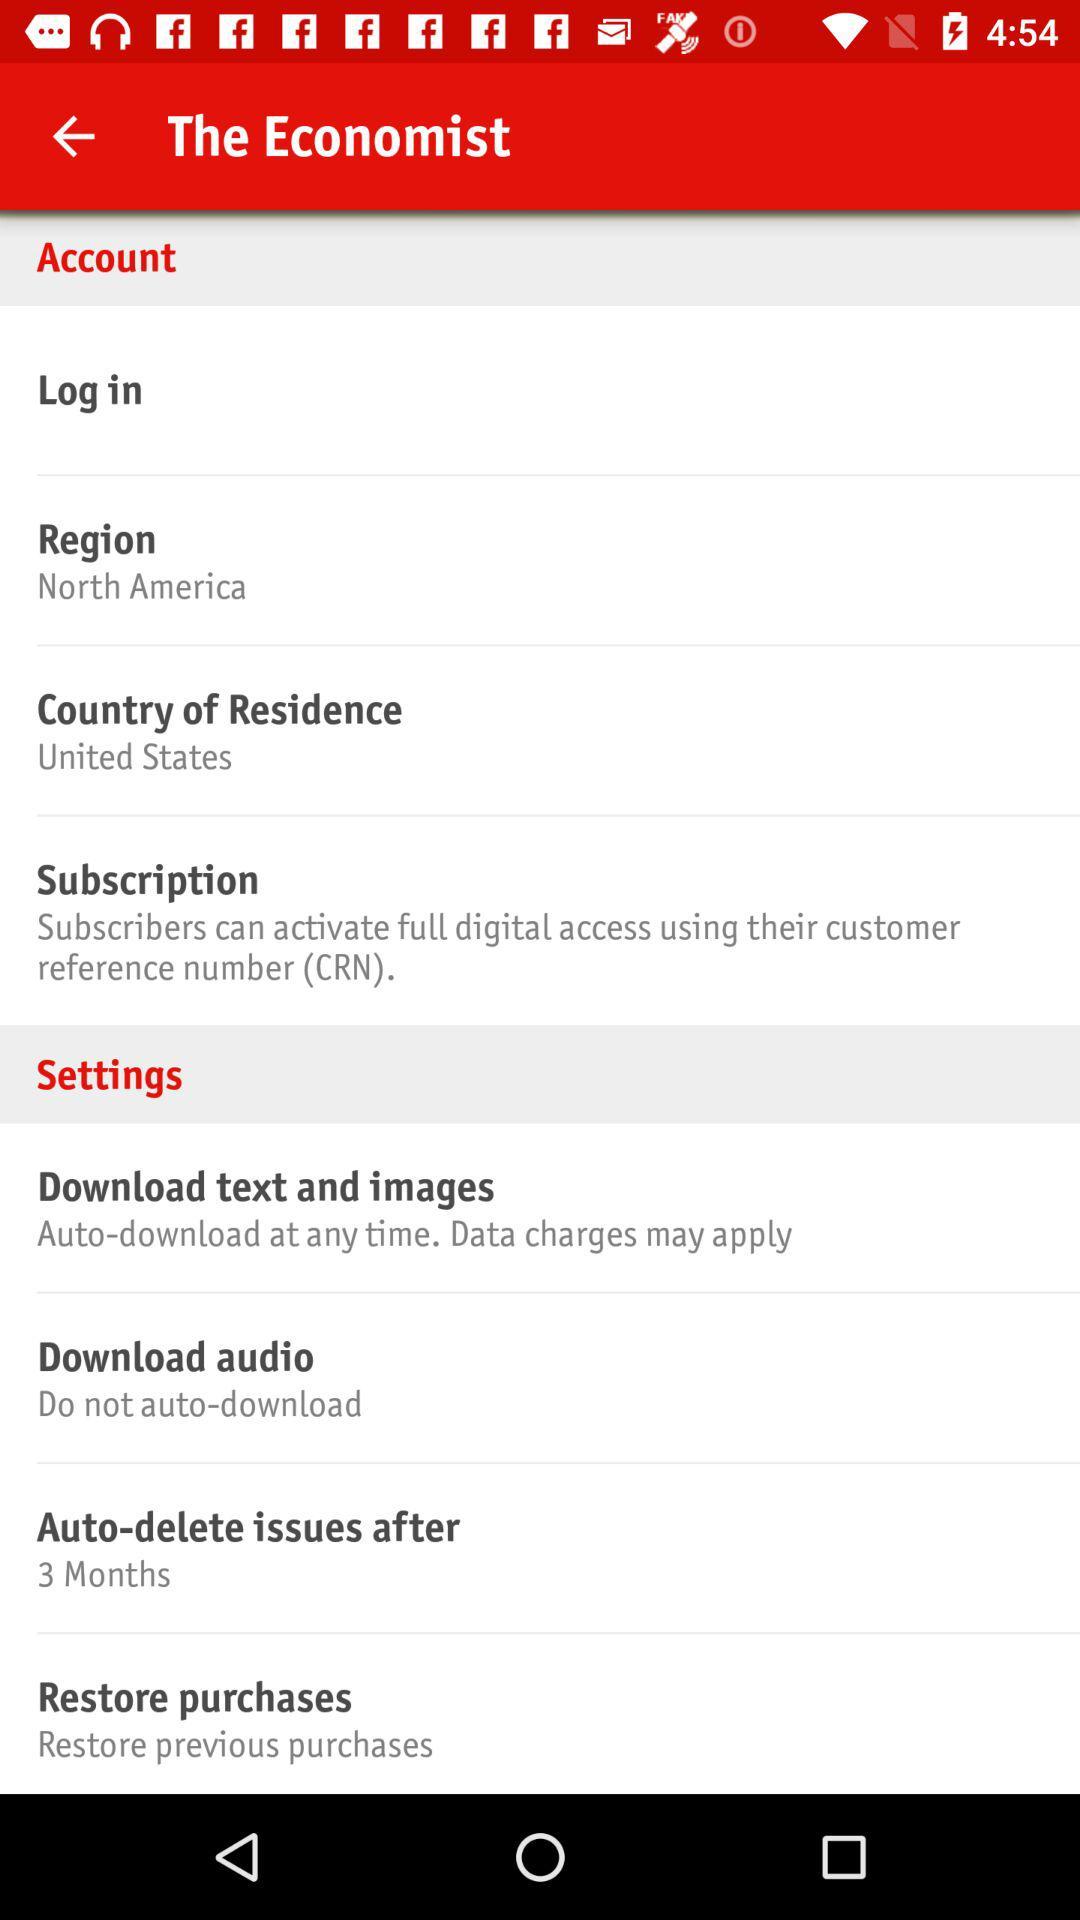  What do you see at coordinates (536, 1186) in the screenshot?
I see `the download text and icon` at bounding box center [536, 1186].